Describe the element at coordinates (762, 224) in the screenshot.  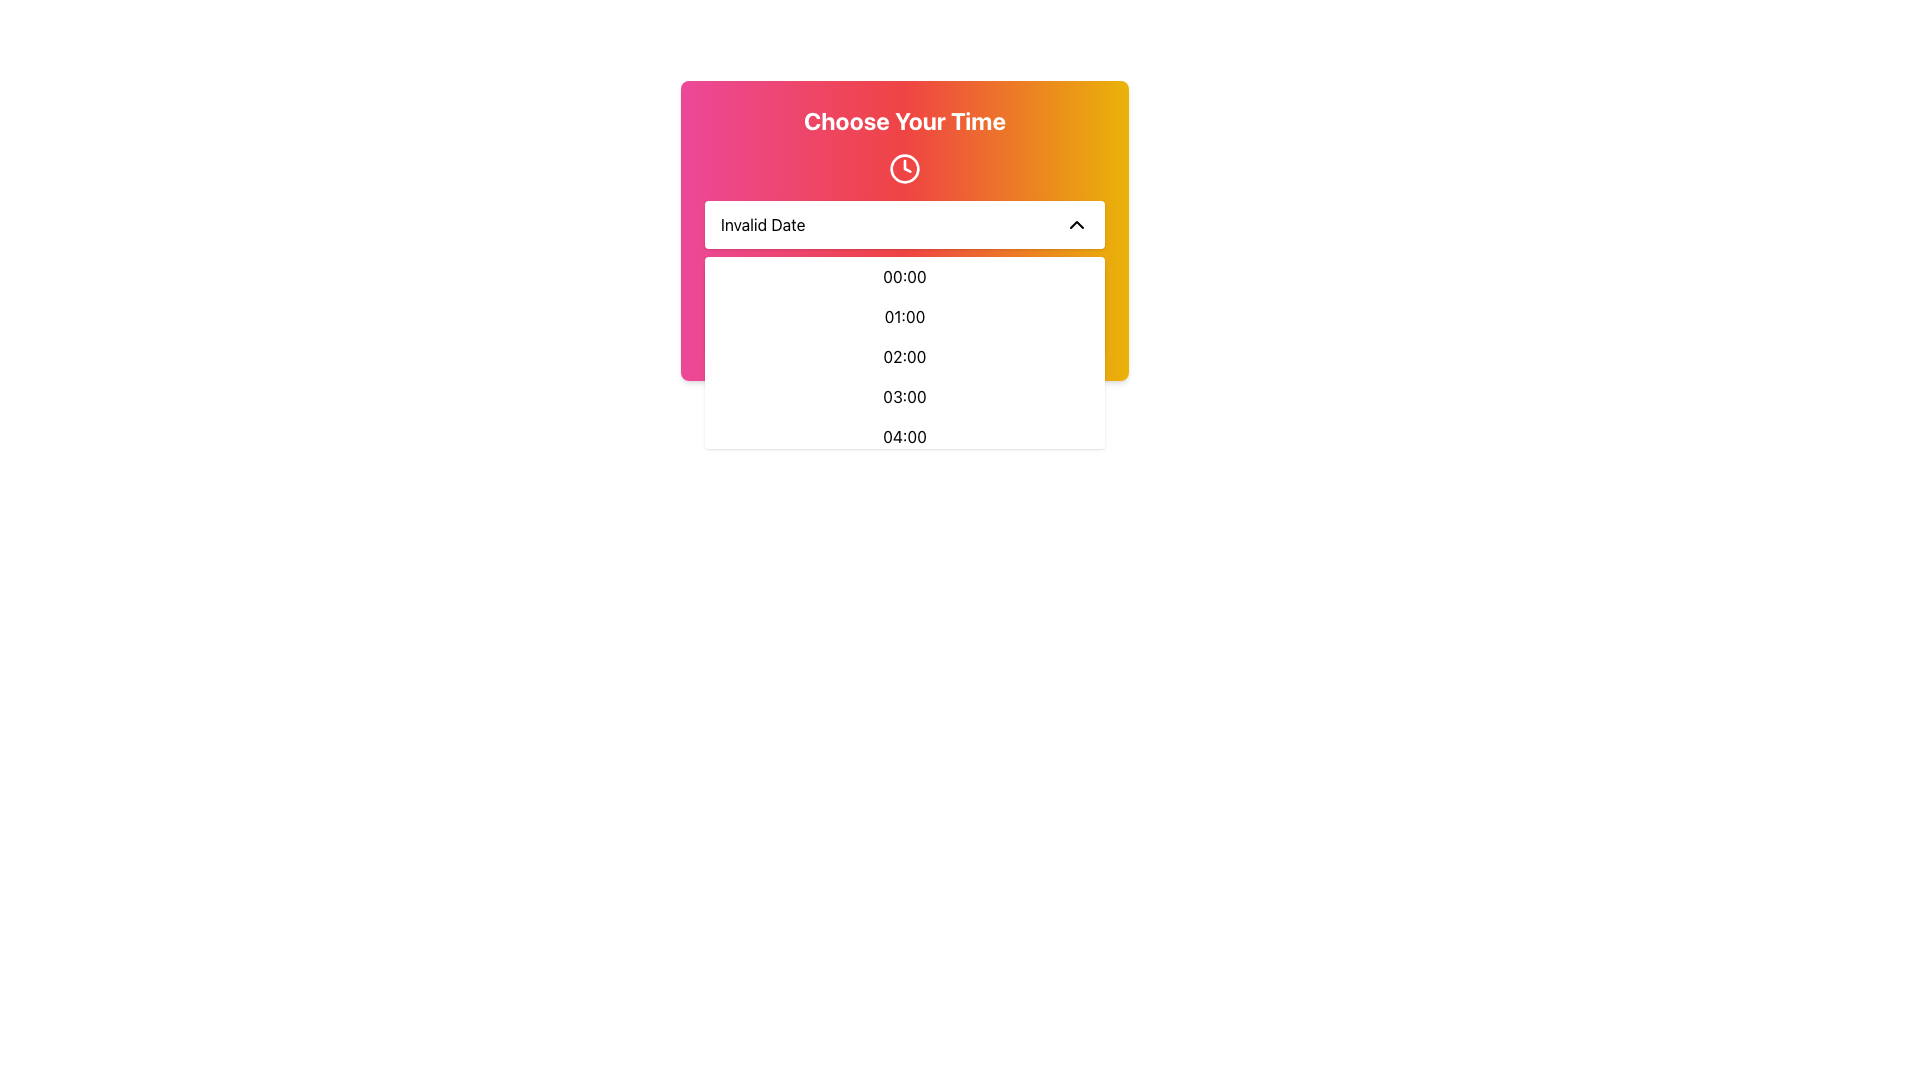
I see `the dropdown menu located directly below the heading 'Choose Your Time' to change the displayed text represented by the text label` at that location.